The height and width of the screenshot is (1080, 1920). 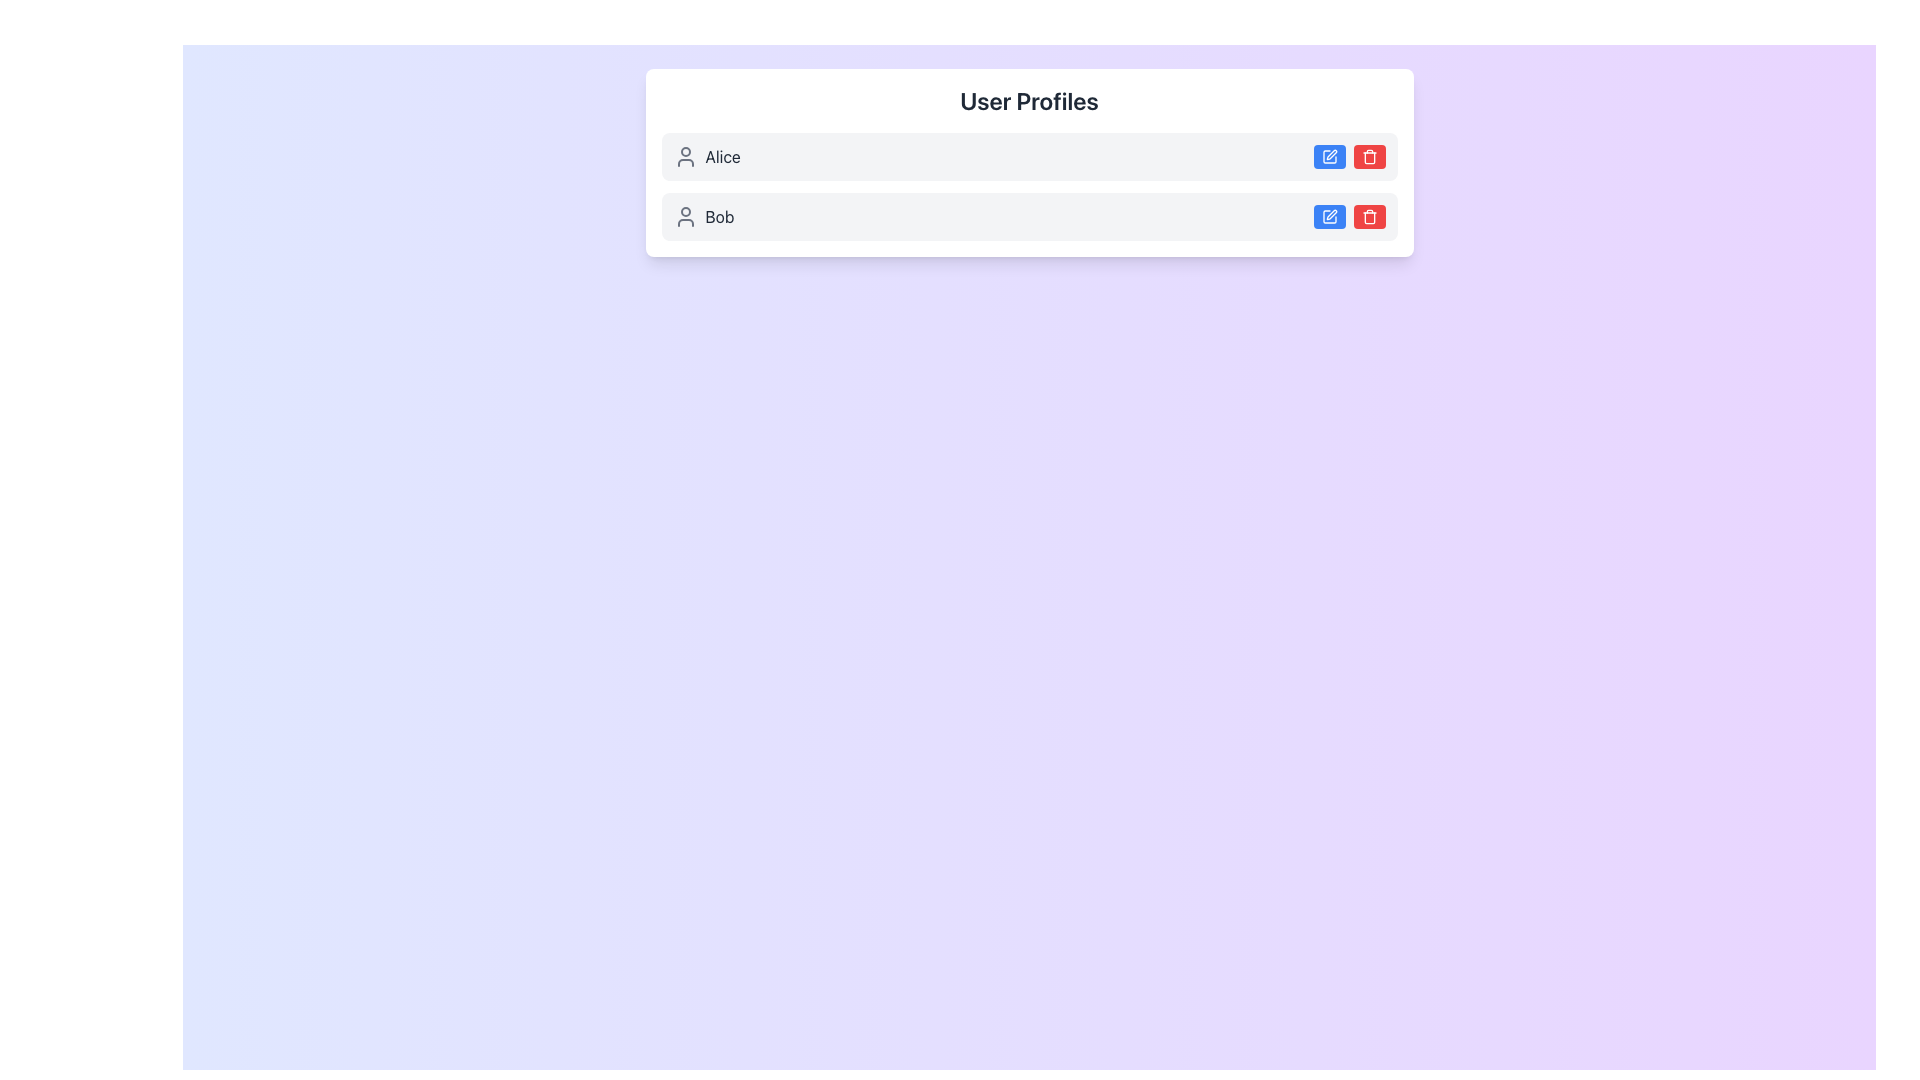 What do you see at coordinates (1329, 156) in the screenshot?
I see `the edit button located in the first row of user profiles, adjacent to the text 'Alice'` at bounding box center [1329, 156].